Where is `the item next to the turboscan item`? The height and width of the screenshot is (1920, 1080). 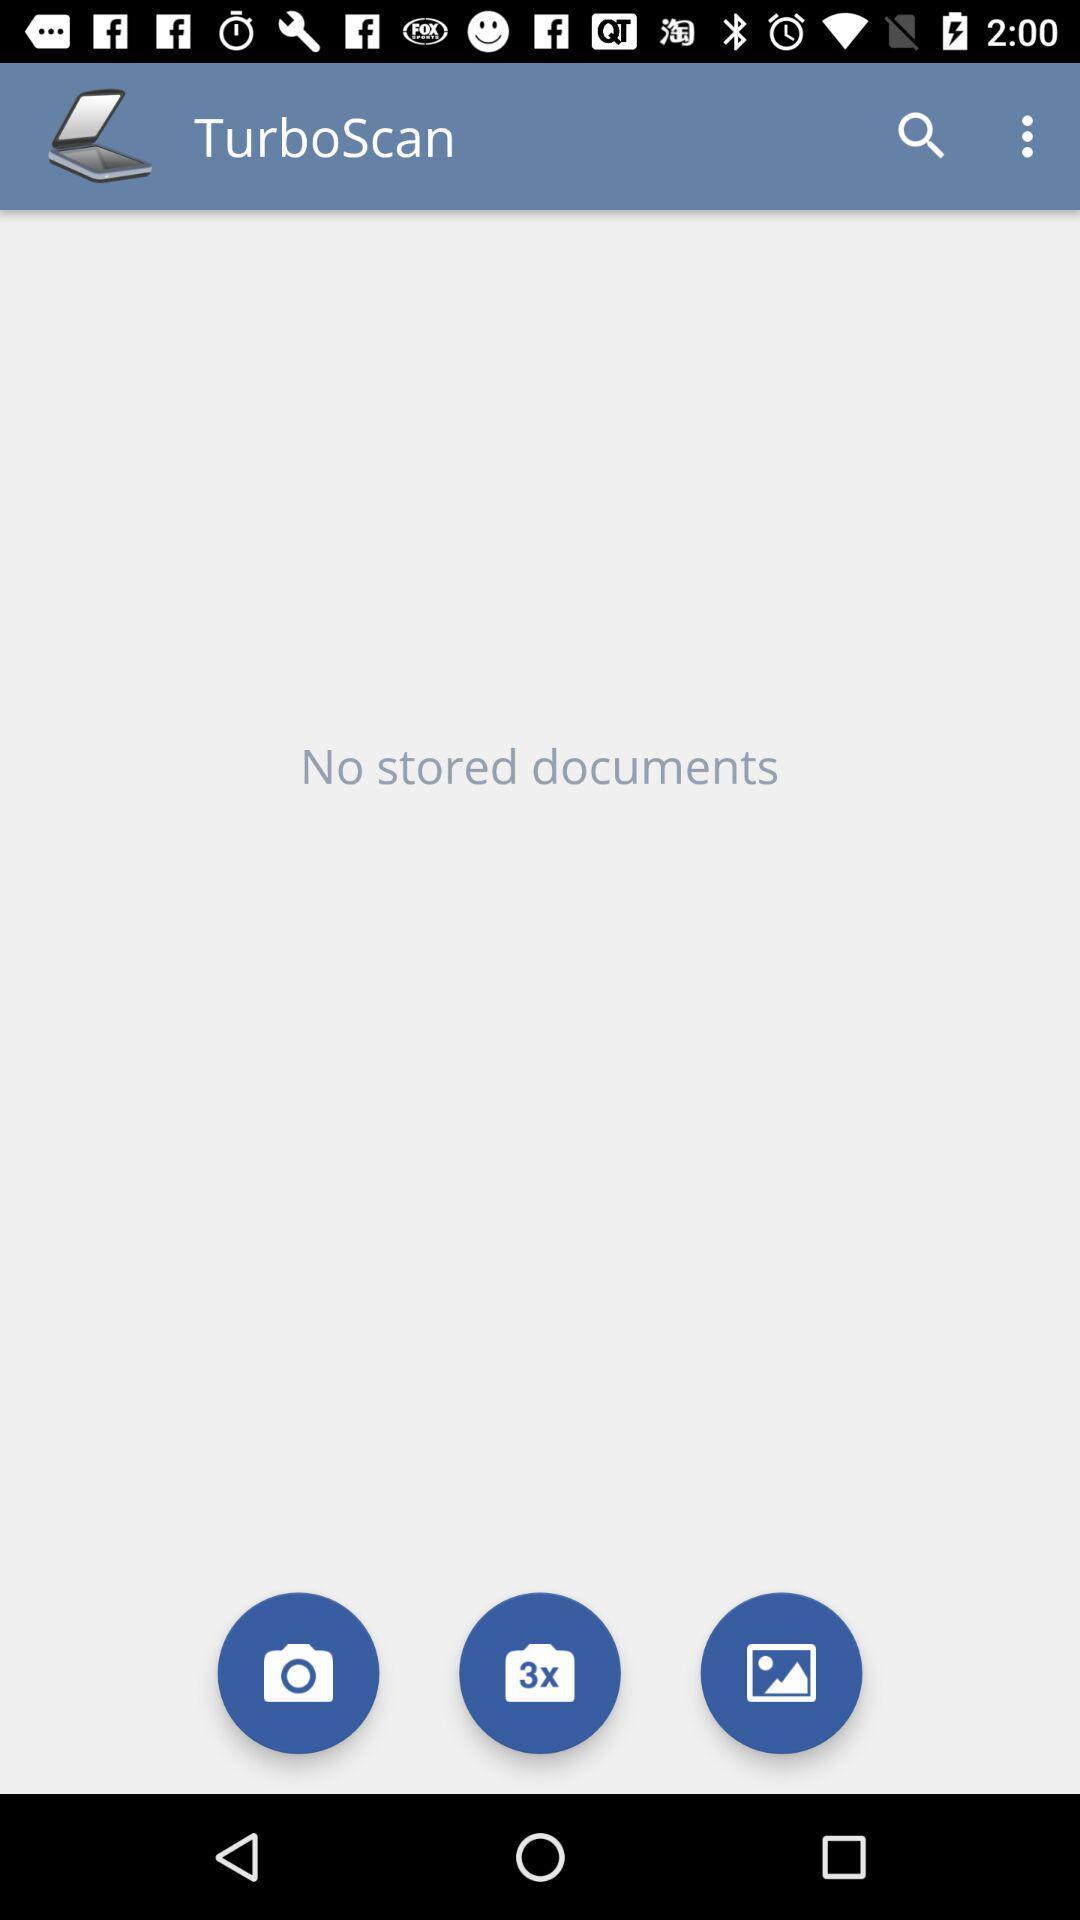
the item next to the turboscan item is located at coordinates (922, 135).